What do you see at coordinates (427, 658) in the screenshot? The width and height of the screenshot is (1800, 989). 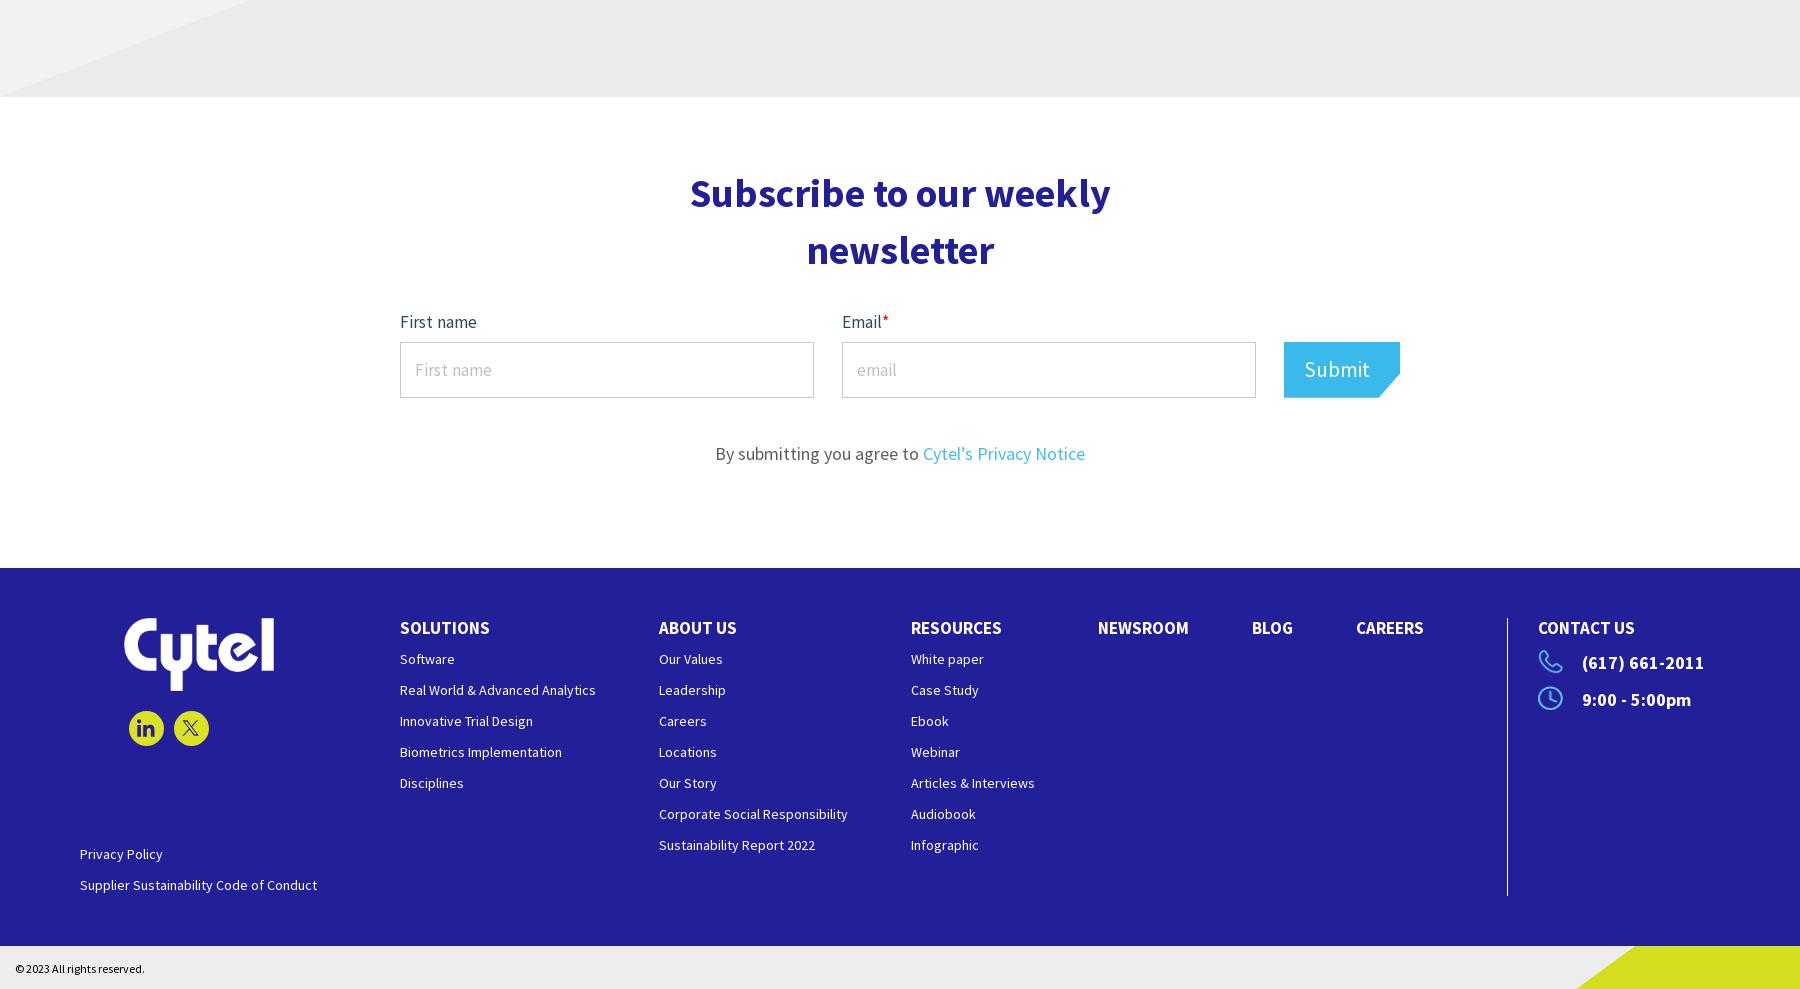 I see `'Software'` at bounding box center [427, 658].